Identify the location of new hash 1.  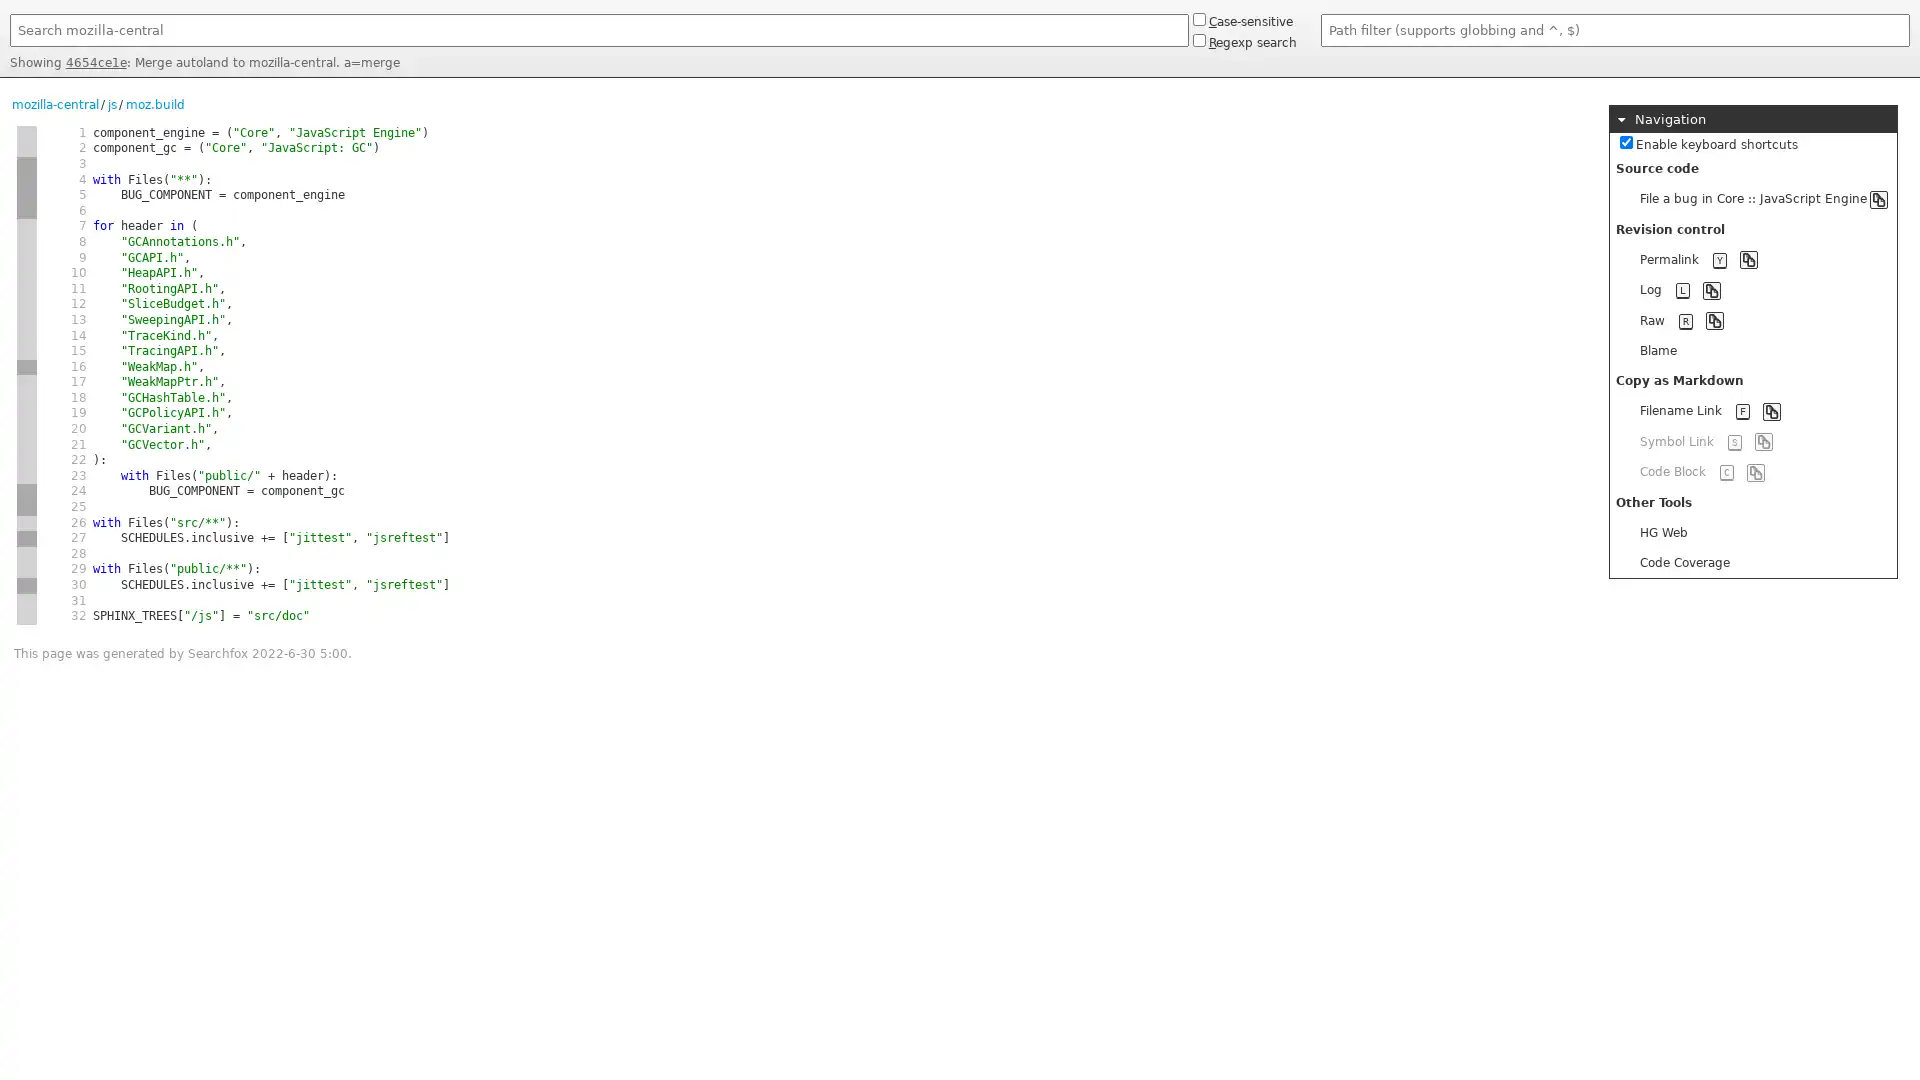
(27, 225).